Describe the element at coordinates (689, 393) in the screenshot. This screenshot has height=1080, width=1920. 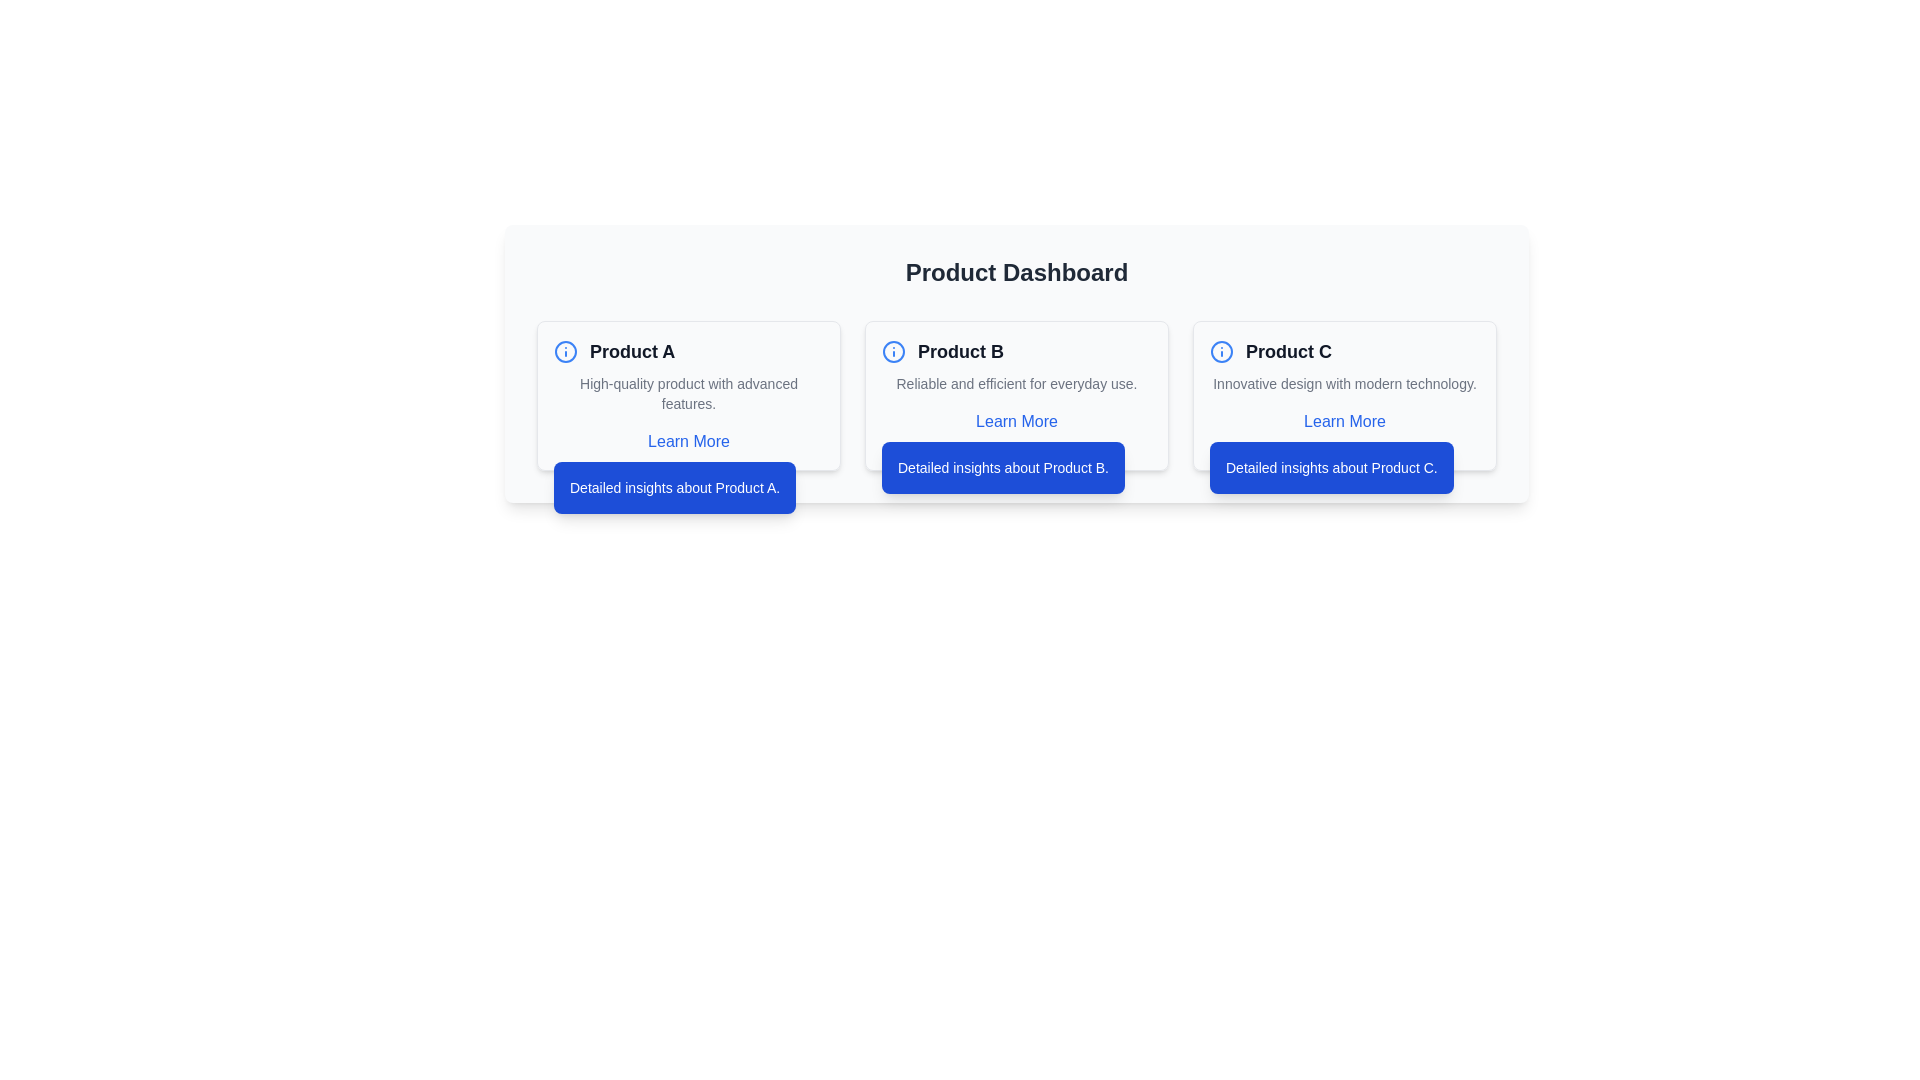
I see `the text block that provides a brief description of 'Product A' located below its title and above the 'Learn More' link` at that location.